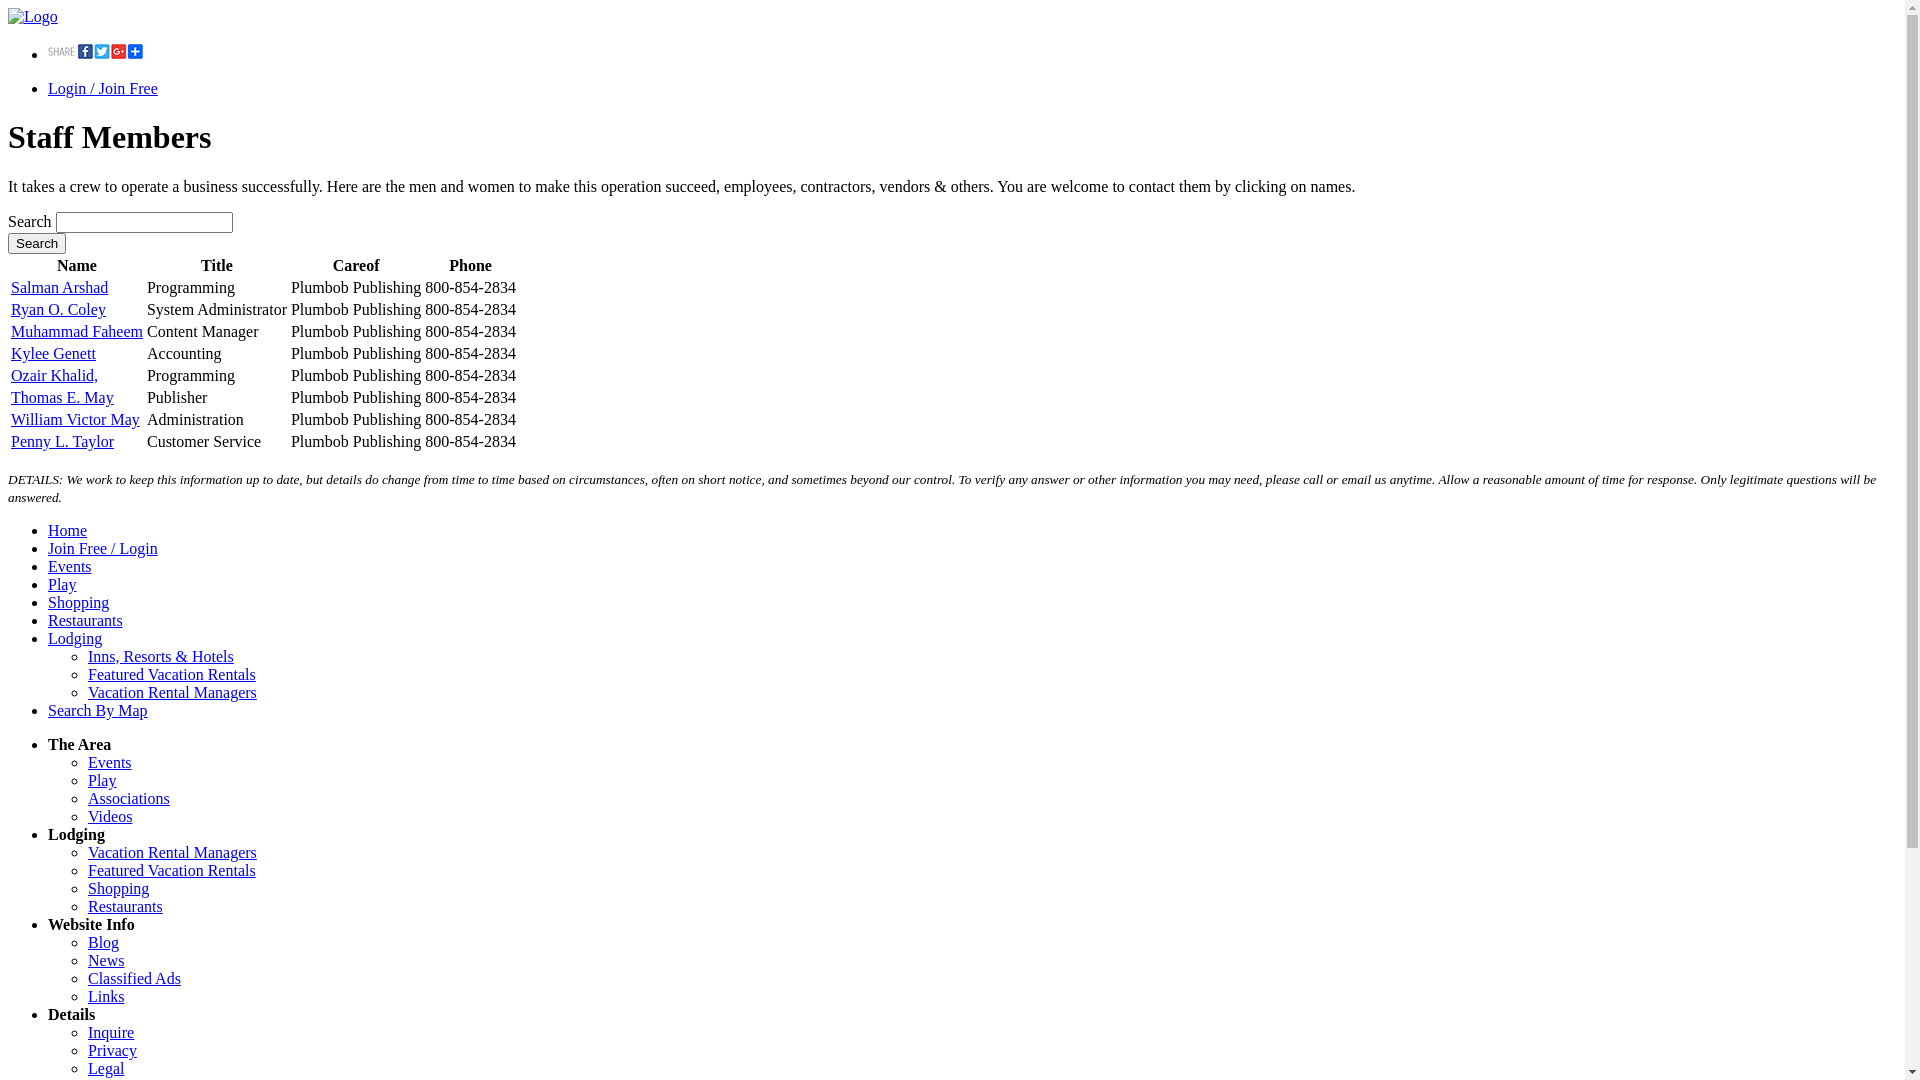 Image resolution: width=1920 pixels, height=1080 pixels. What do you see at coordinates (111, 1049) in the screenshot?
I see `'Privacy'` at bounding box center [111, 1049].